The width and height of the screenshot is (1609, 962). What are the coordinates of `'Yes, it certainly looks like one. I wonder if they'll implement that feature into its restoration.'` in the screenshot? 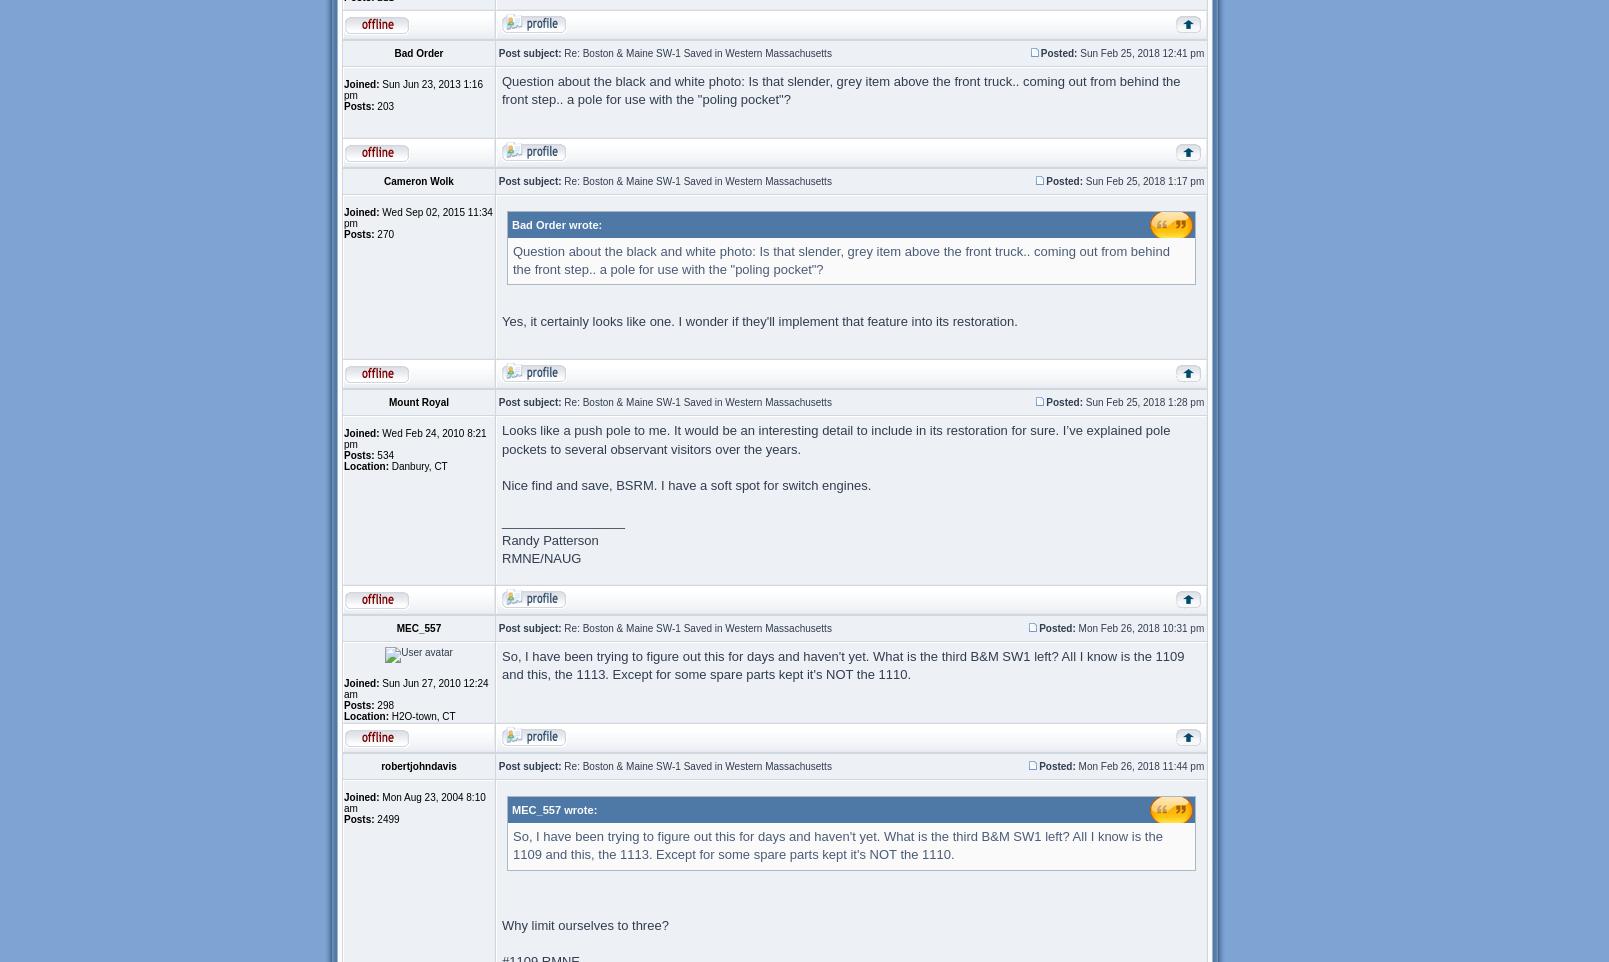 It's located at (501, 320).